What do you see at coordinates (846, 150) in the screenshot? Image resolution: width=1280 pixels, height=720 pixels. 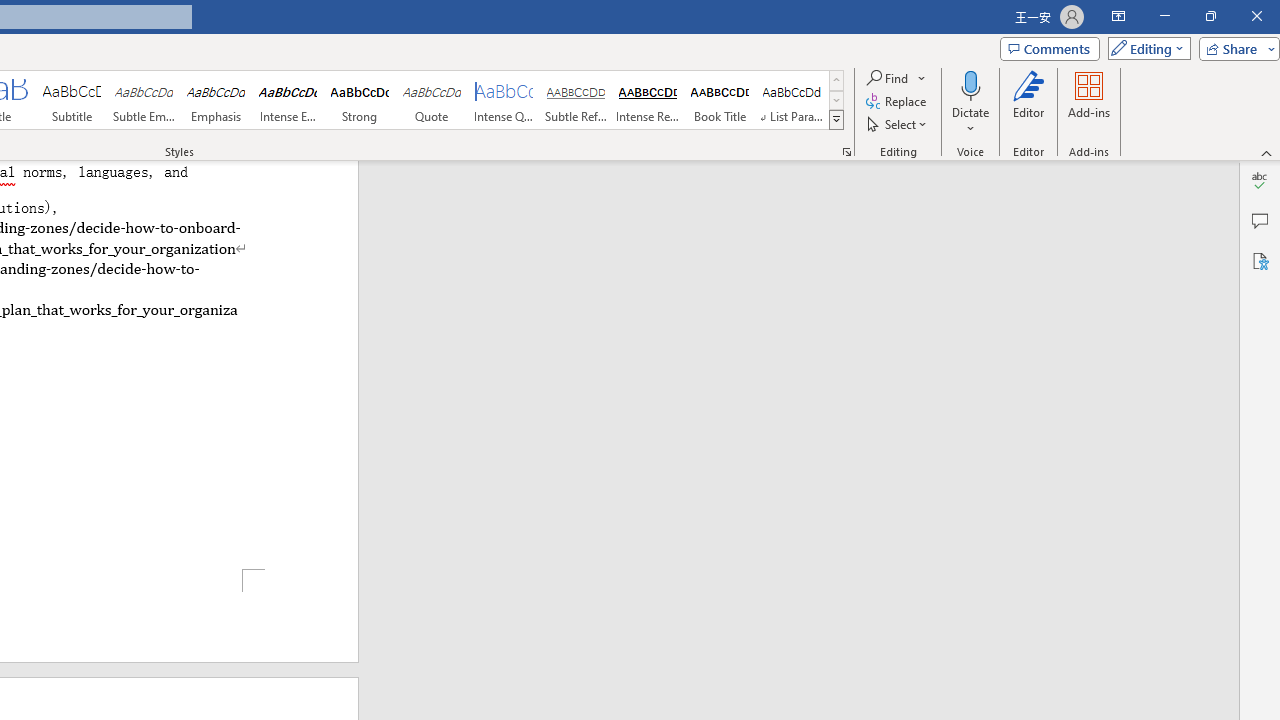 I see `'Styles...'` at bounding box center [846, 150].